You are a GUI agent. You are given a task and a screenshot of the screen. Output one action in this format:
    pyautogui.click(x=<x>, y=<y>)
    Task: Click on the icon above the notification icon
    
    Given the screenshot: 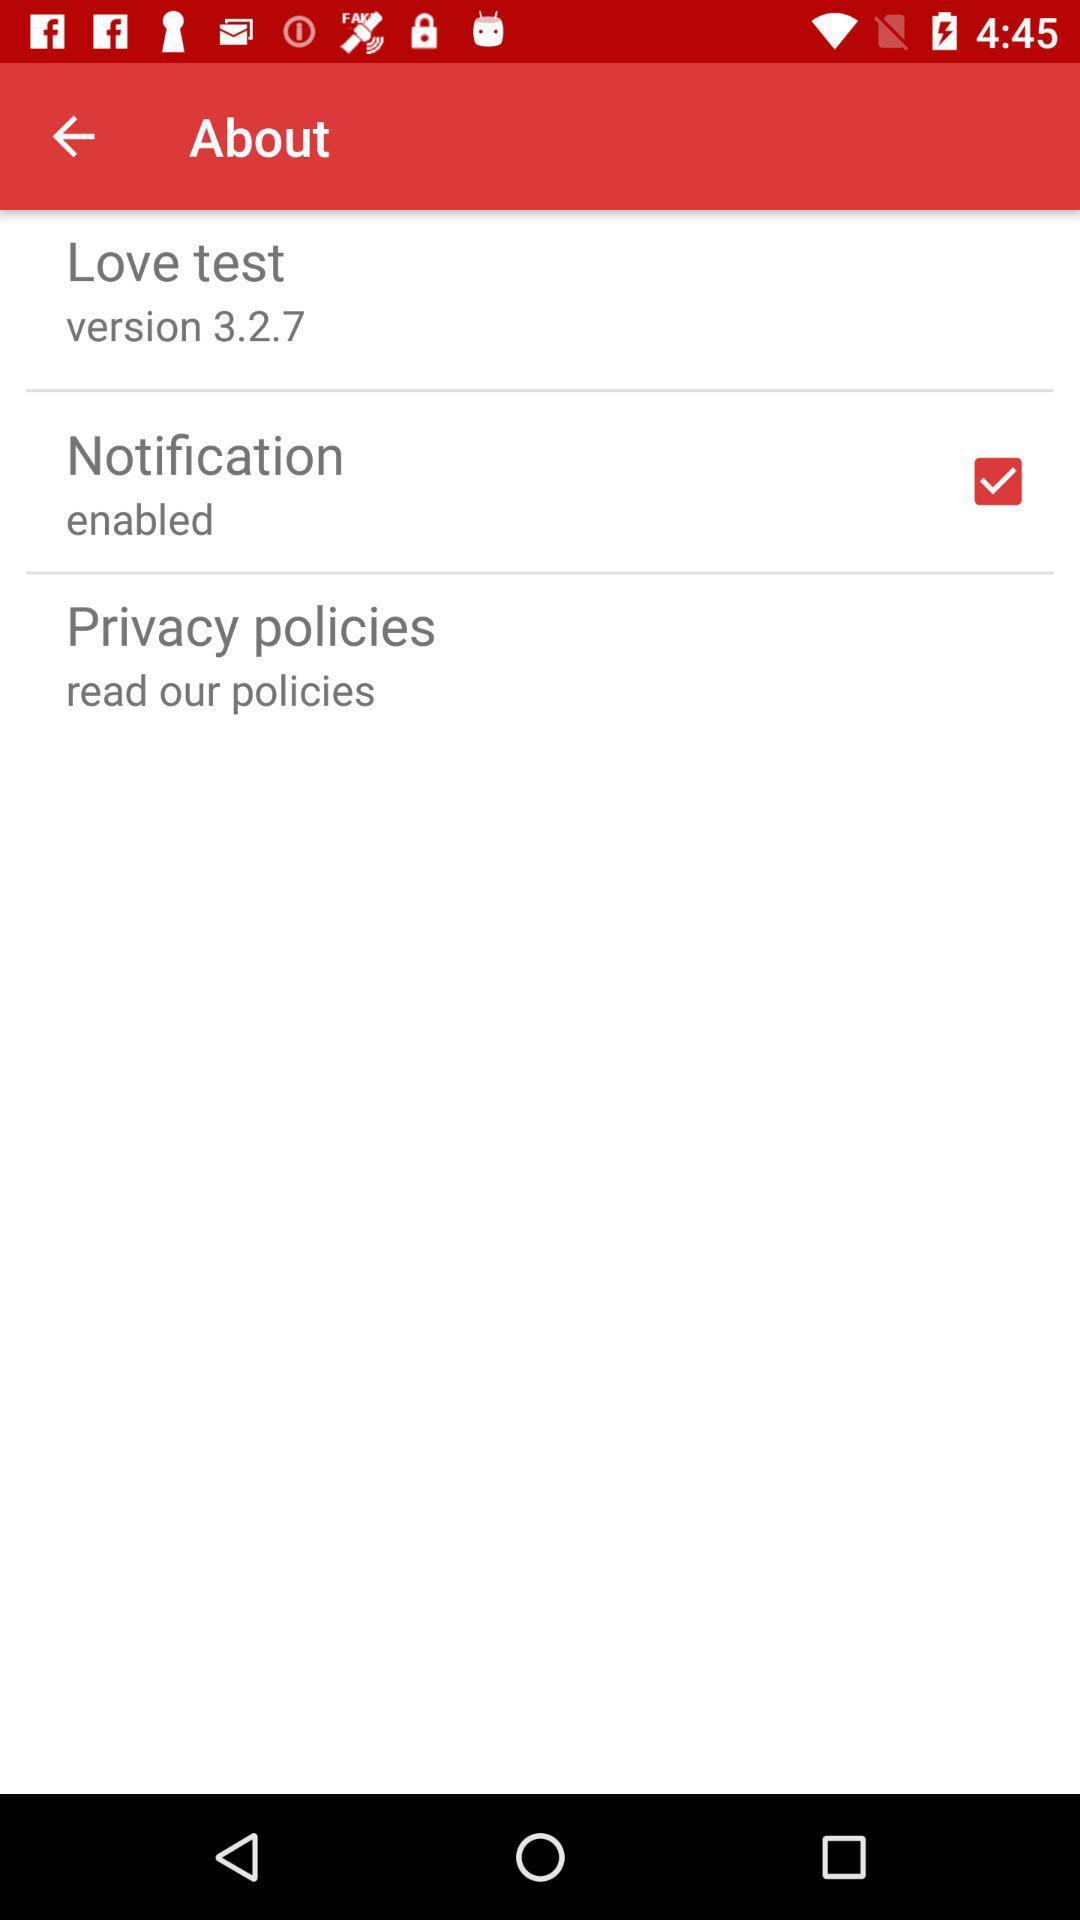 What is the action you would take?
    pyautogui.click(x=540, y=390)
    